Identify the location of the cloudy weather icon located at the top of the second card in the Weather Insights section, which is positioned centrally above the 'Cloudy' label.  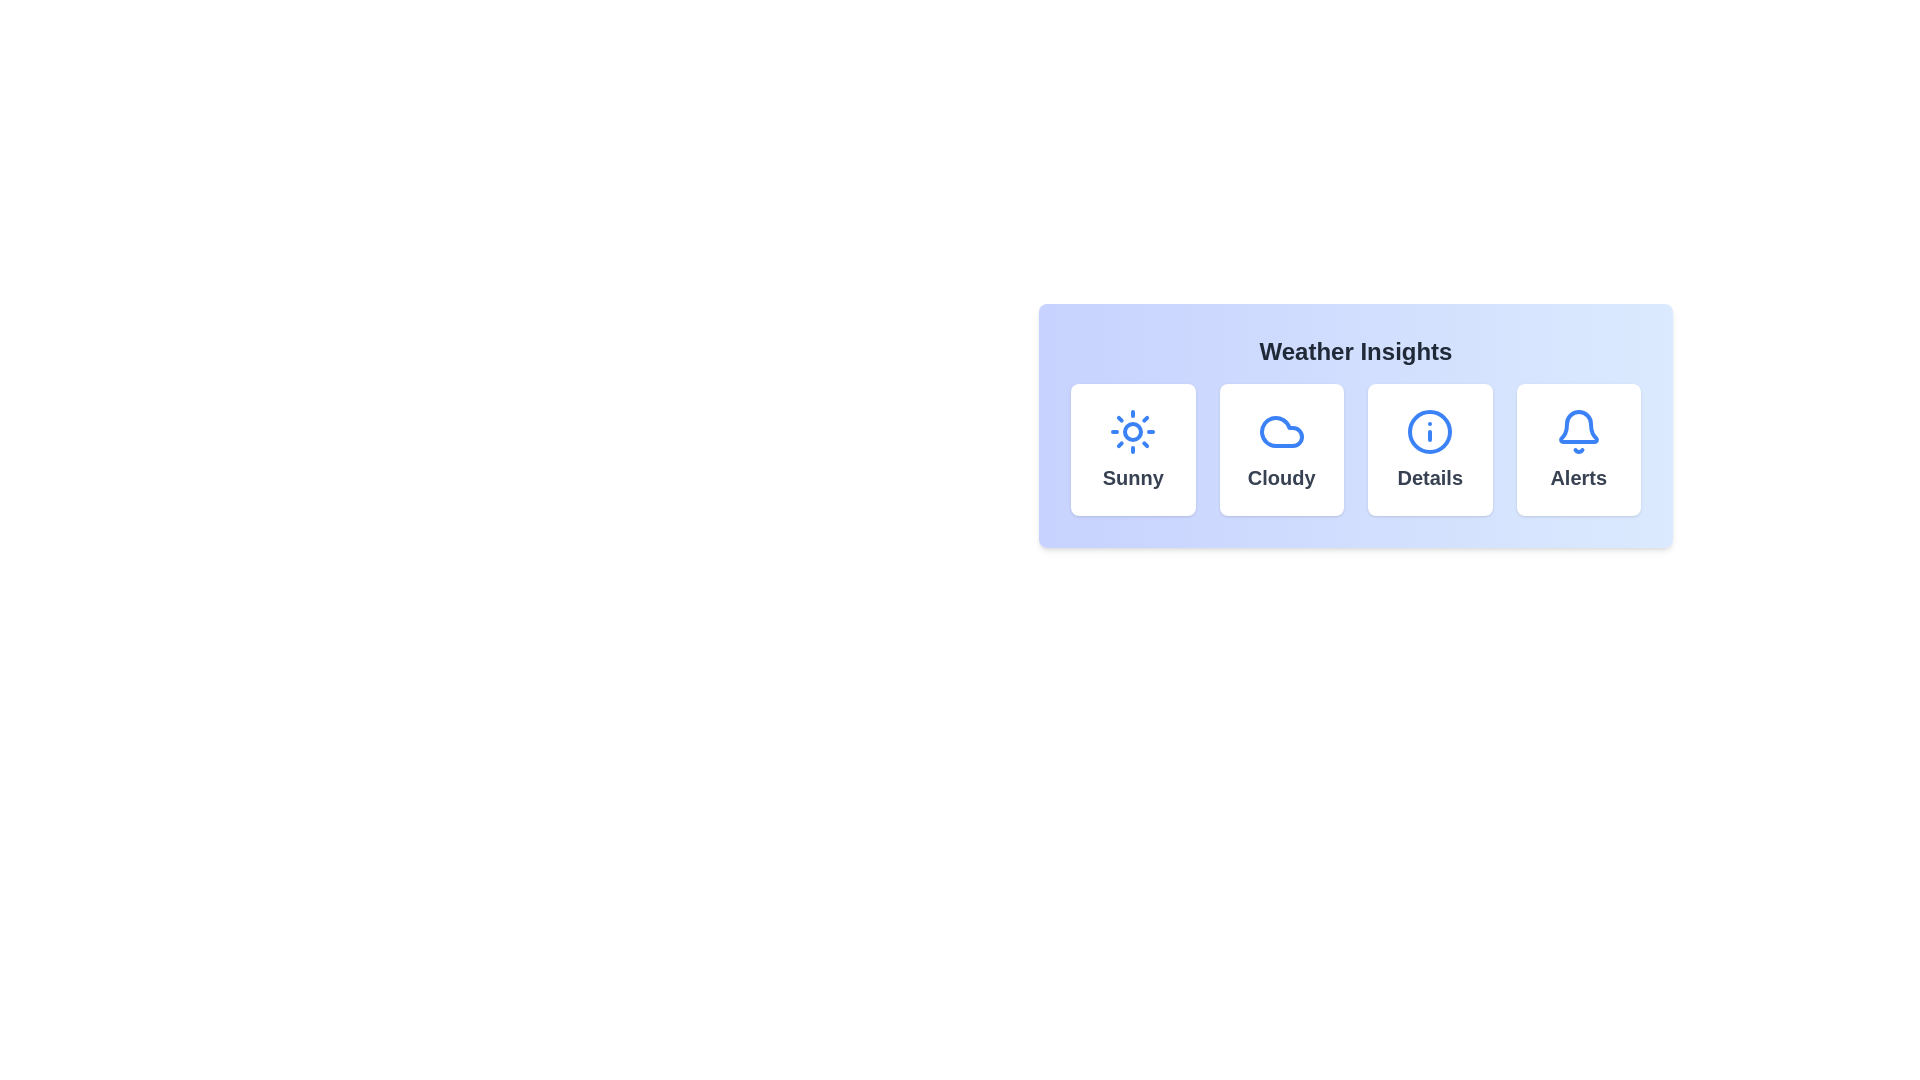
(1281, 431).